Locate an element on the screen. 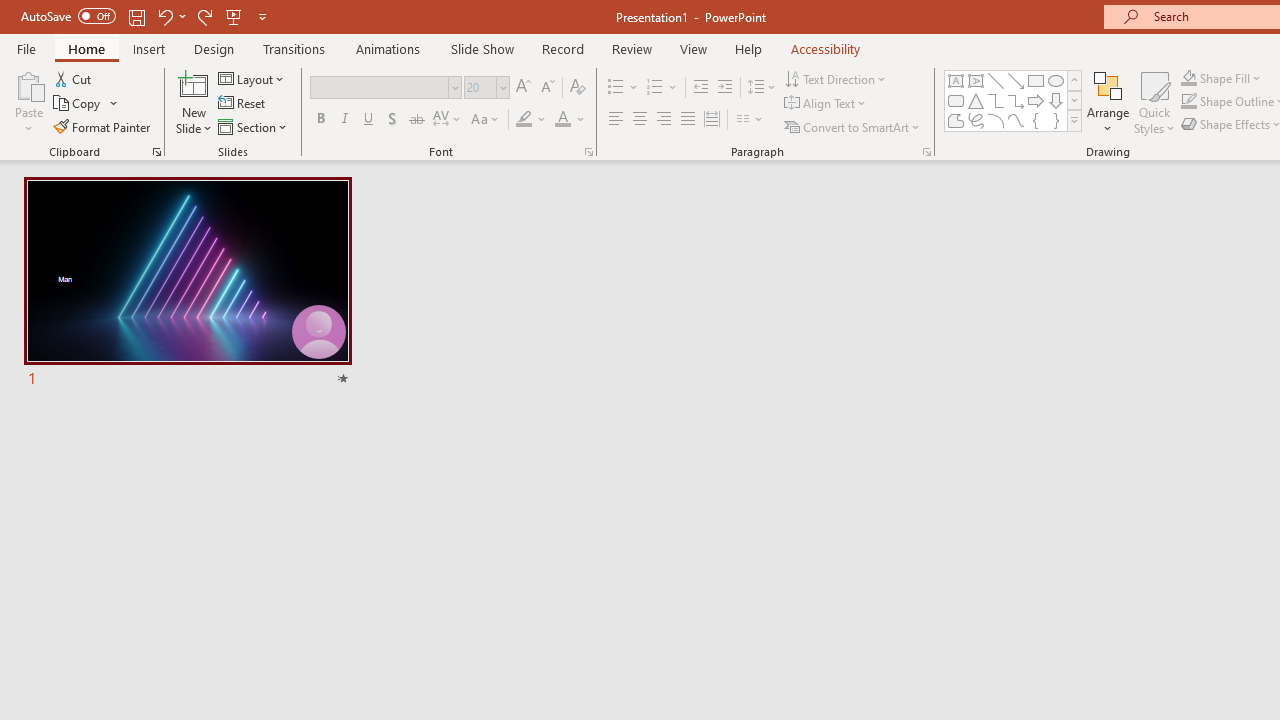  'Format Painter' is located at coordinates (102, 127).